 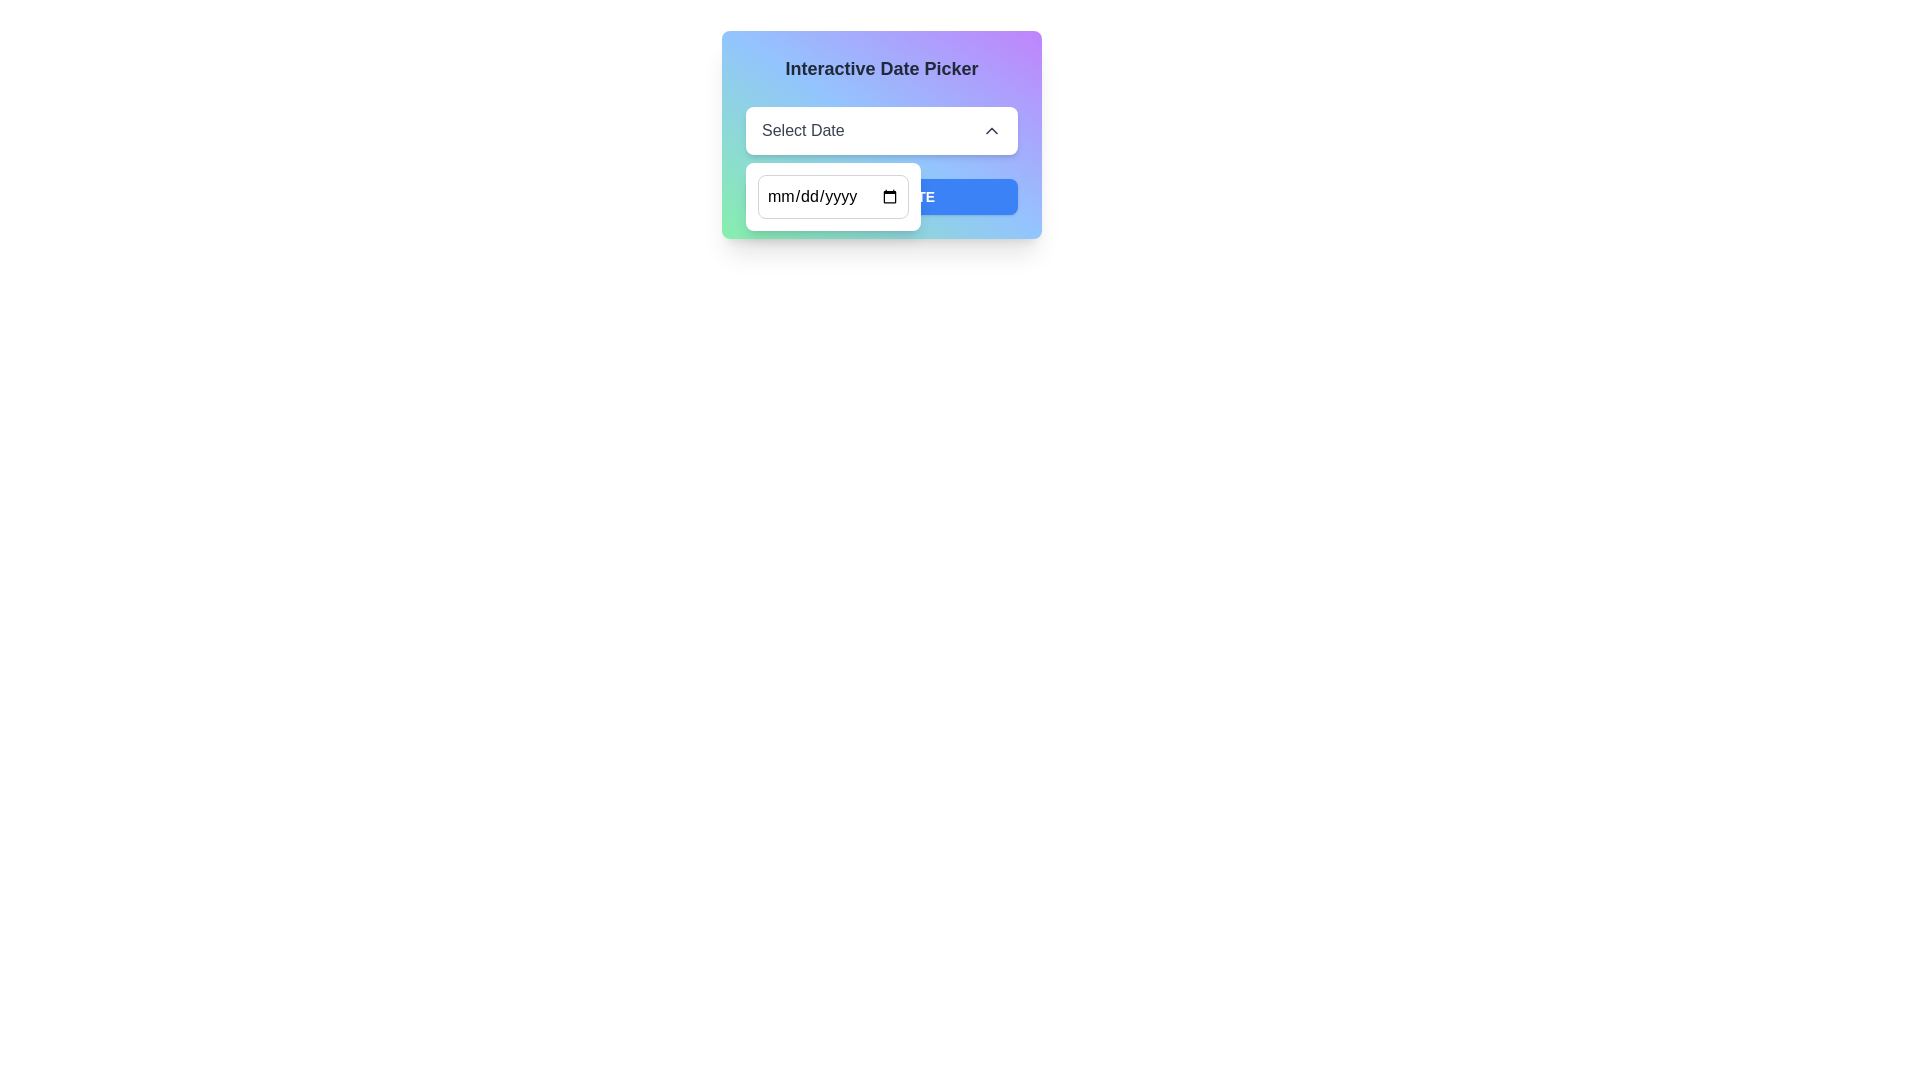 What do you see at coordinates (833, 196) in the screenshot?
I see `the Date Picker Input Field which has a white background, rounded edges, and a calendar icon on the right` at bounding box center [833, 196].